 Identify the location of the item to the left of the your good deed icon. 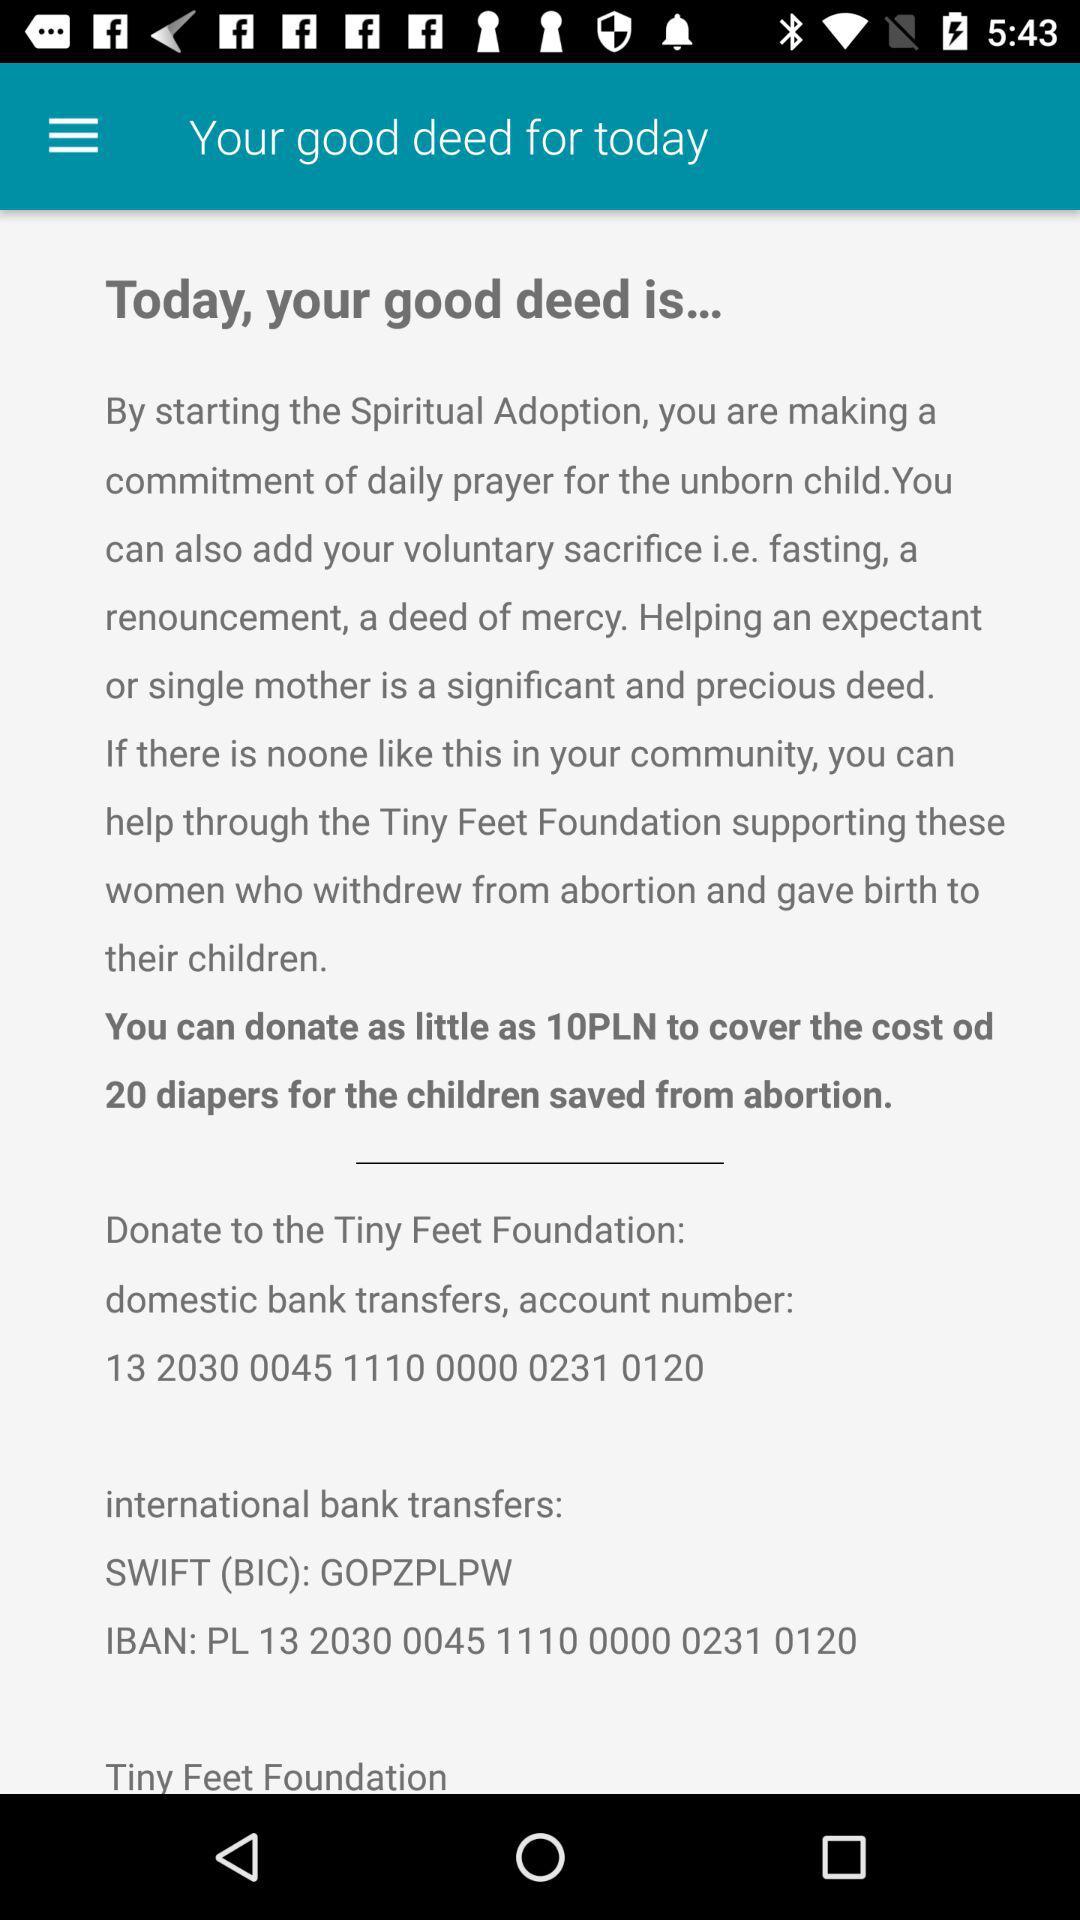
(72, 135).